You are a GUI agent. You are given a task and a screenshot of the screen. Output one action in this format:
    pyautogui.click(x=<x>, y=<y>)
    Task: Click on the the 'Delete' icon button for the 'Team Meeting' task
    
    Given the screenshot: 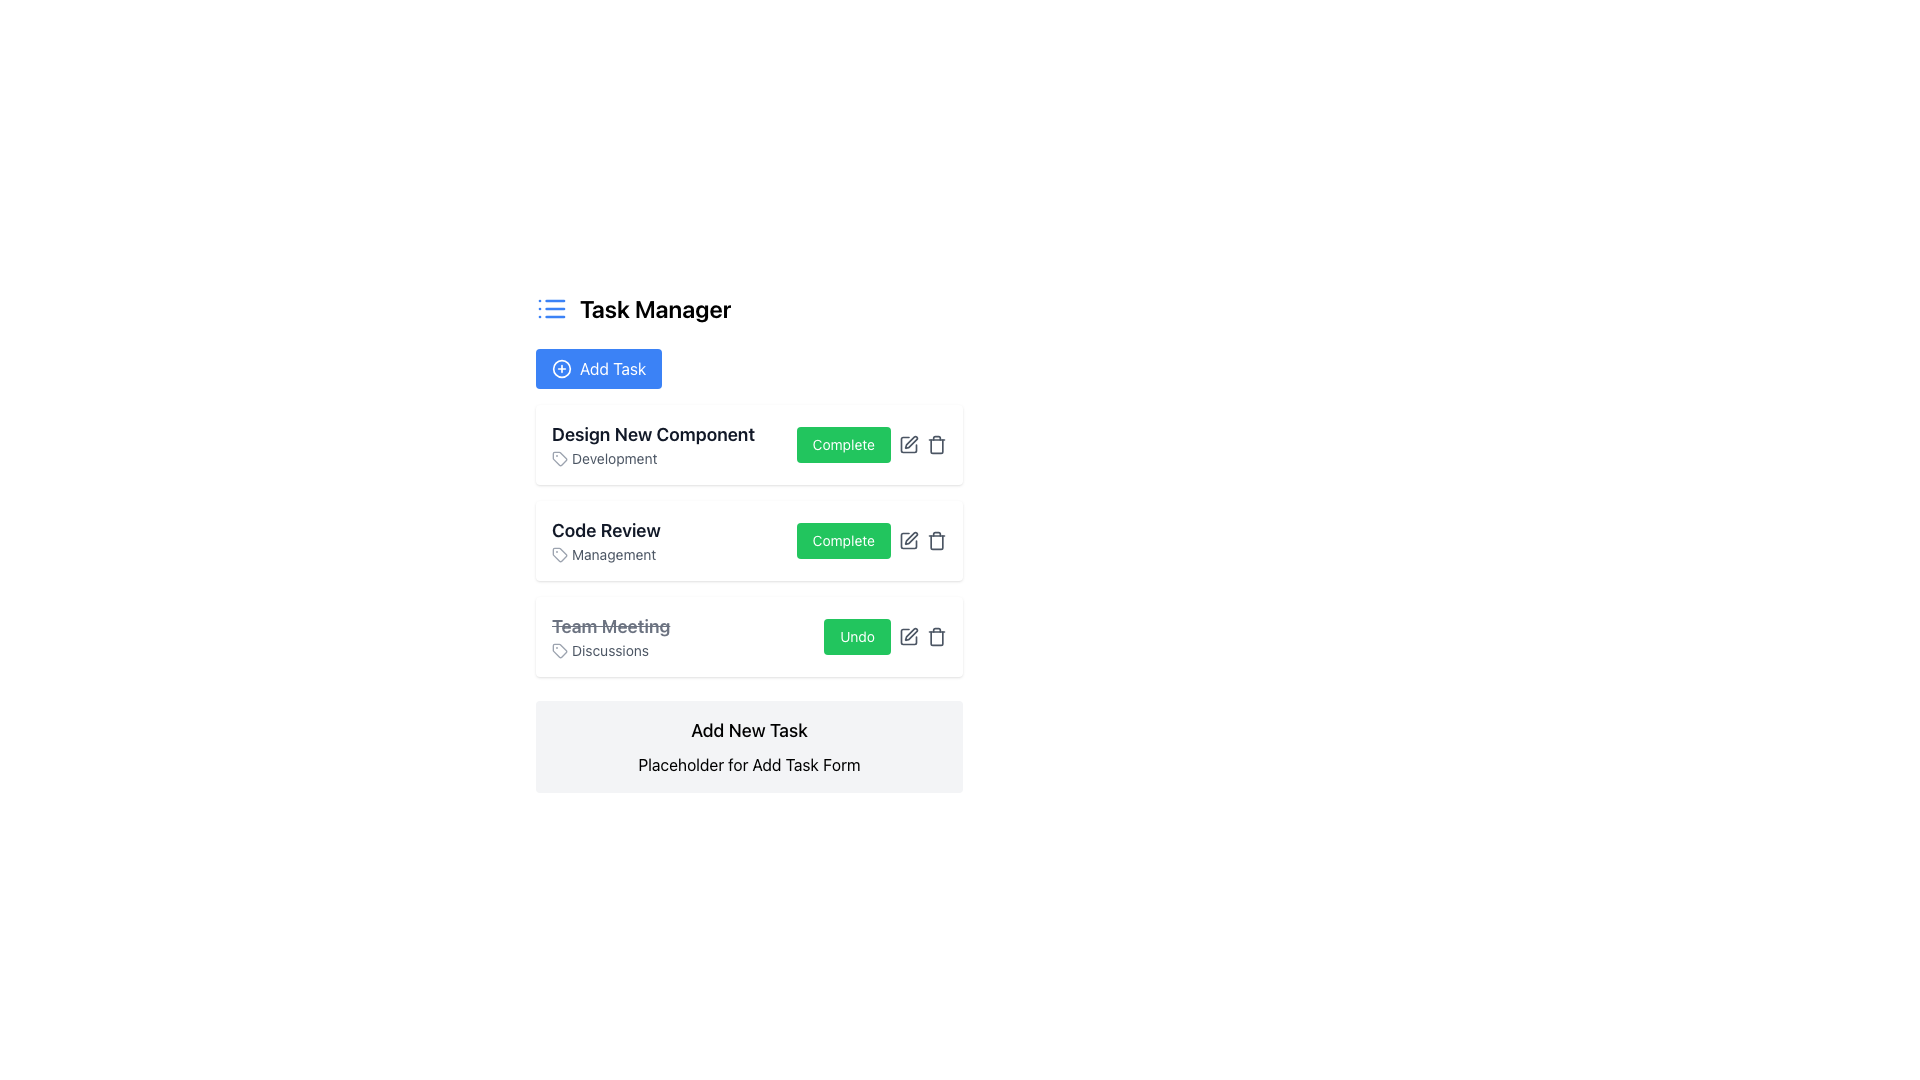 What is the action you would take?
    pyautogui.click(x=935, y=636)
    